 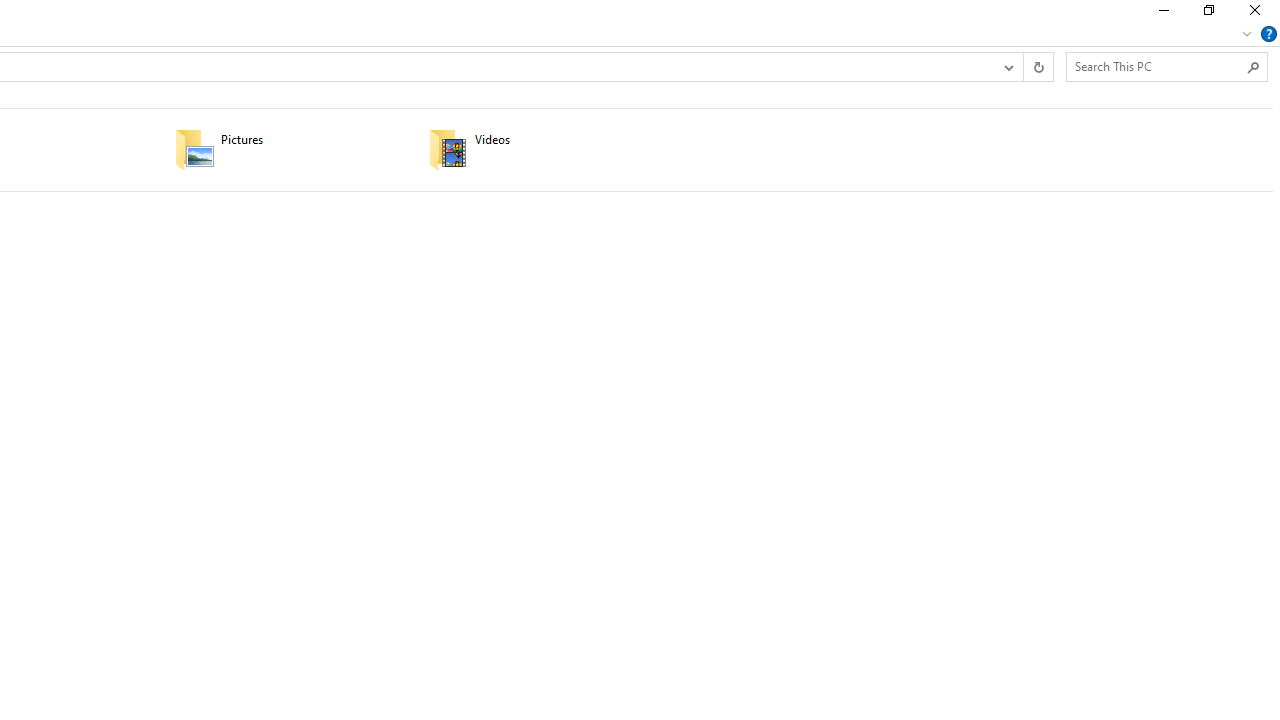 What do you see at coordinates (1157, 65) in the screenshot?
I see `'Search Box'` at bounding box center [1157, 65].